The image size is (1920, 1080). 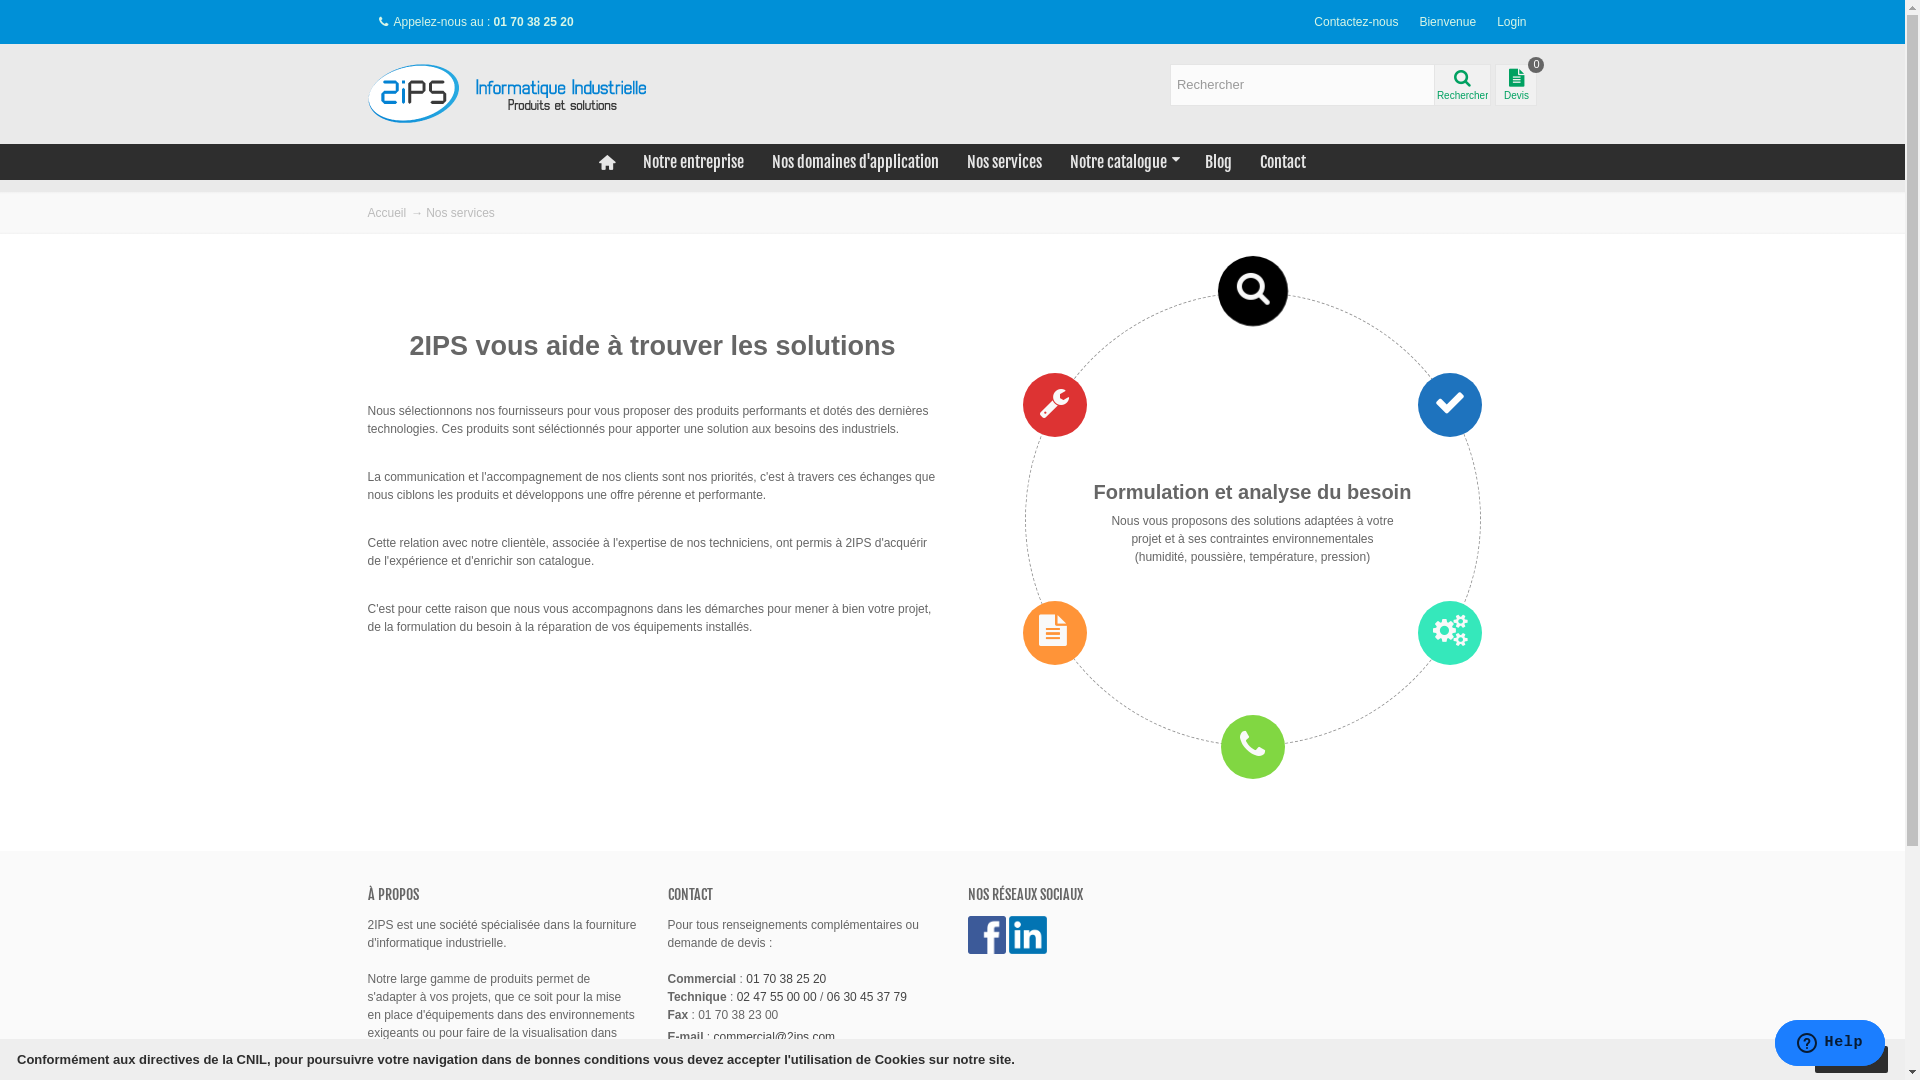 I want to click on '06 30 45 37 79', so click(x=867, y=996).